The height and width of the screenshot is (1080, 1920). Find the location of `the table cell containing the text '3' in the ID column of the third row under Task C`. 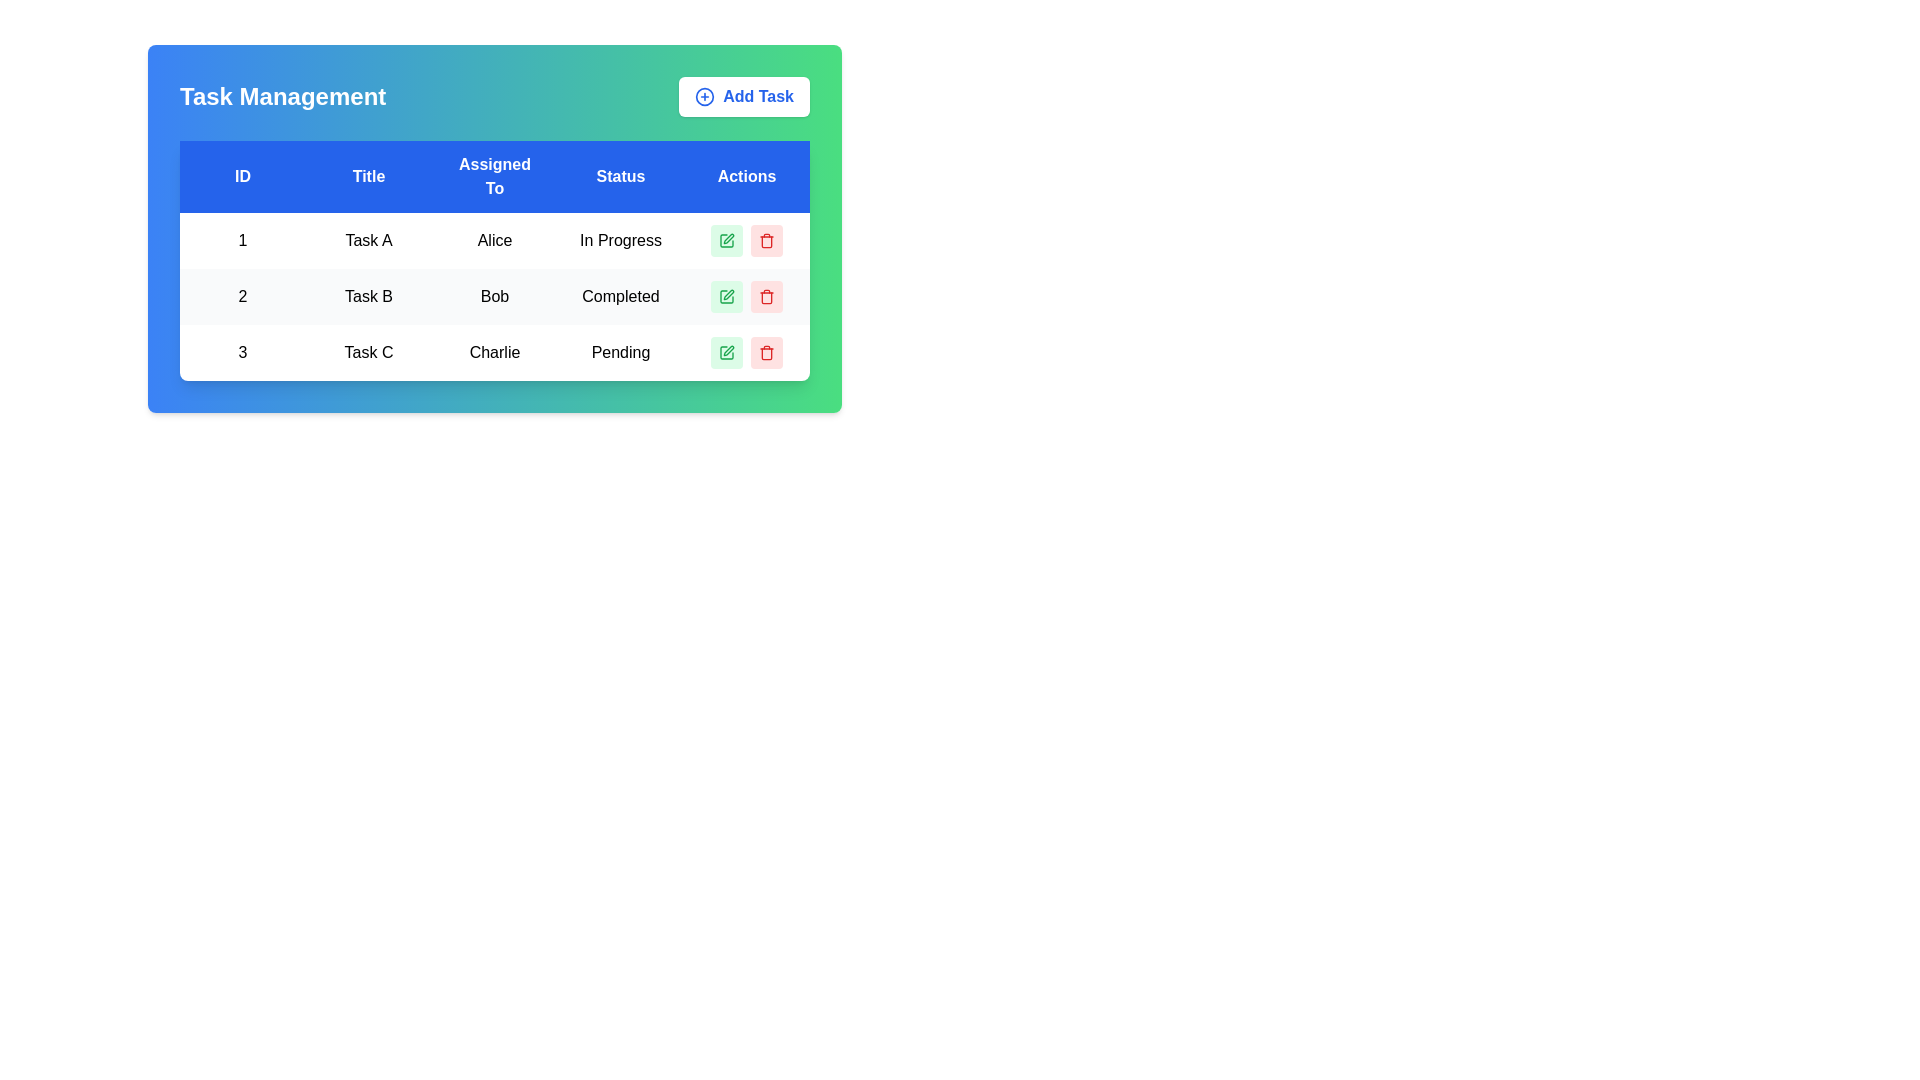

the table cell containing the text '3' in the ID column of the third row under Task C is located at coordinates (242, 352).